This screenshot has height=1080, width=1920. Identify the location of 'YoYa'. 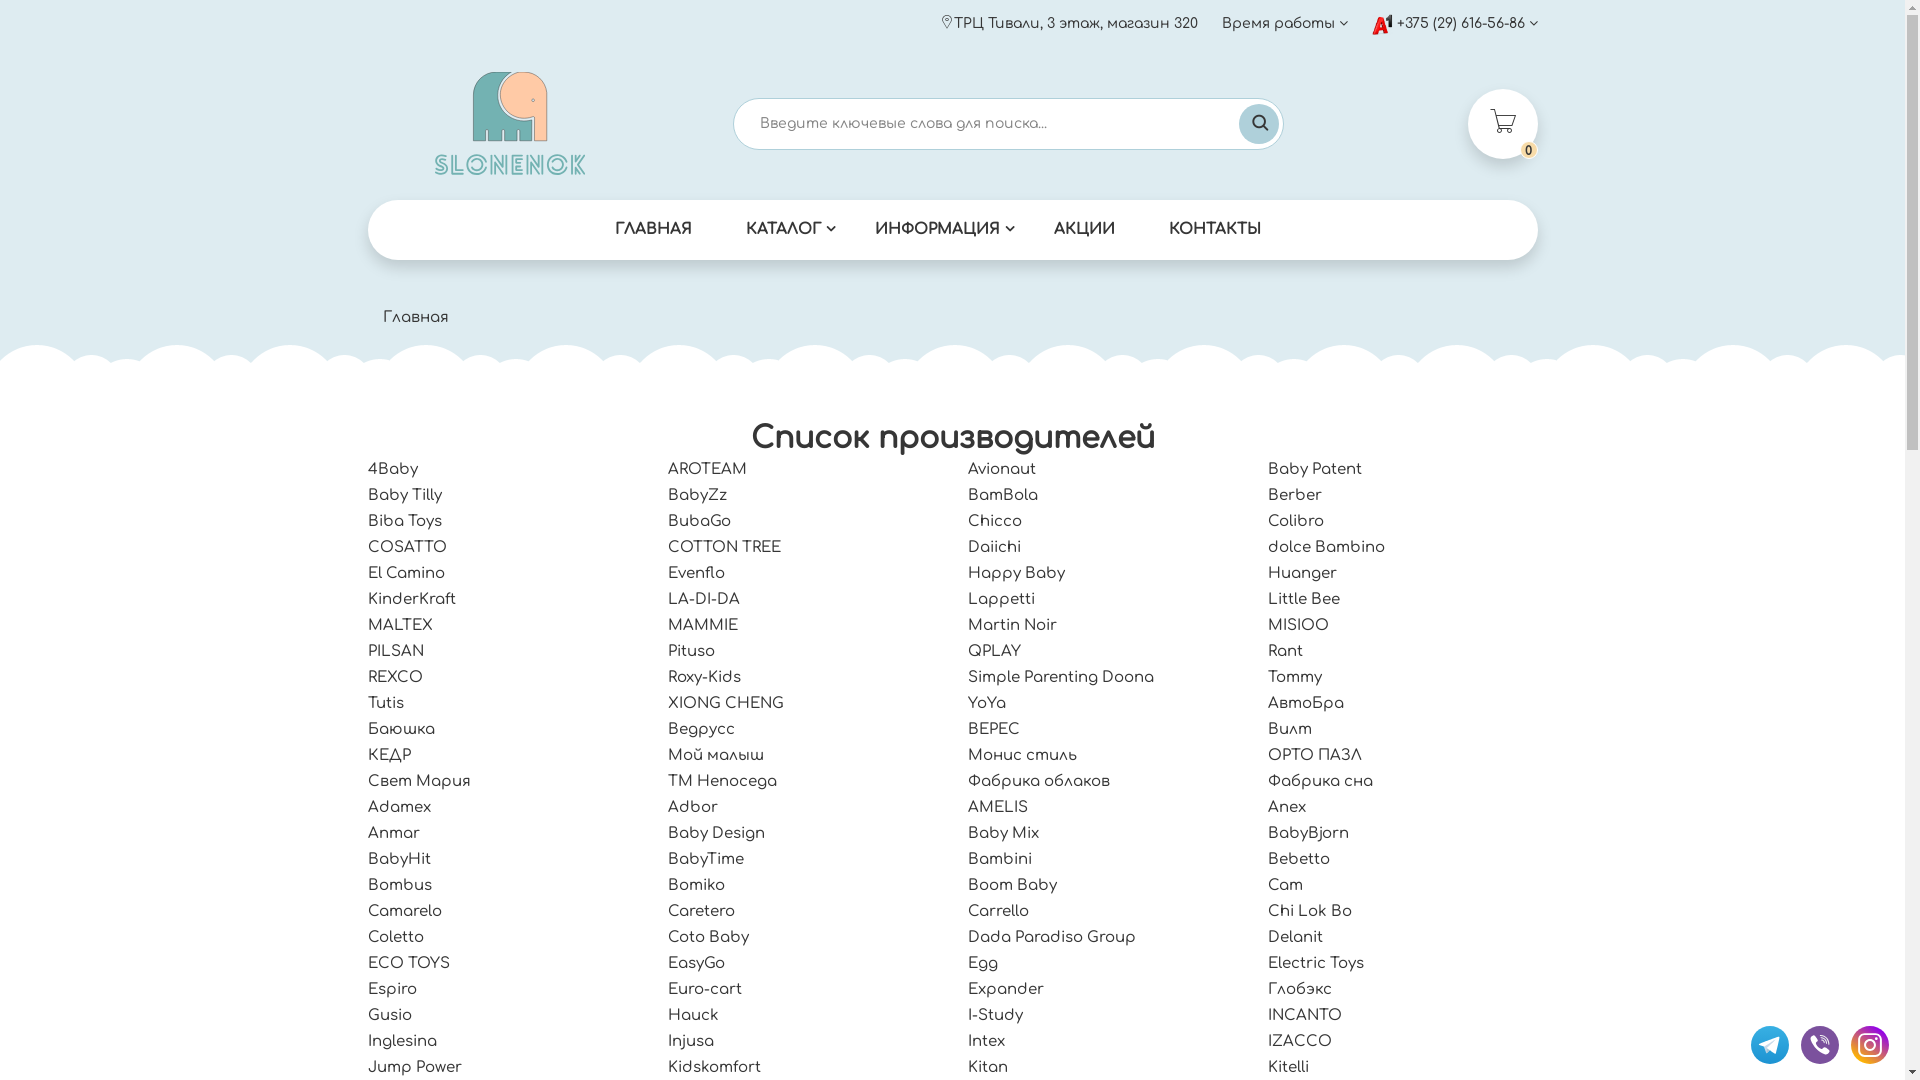
(987, 702).